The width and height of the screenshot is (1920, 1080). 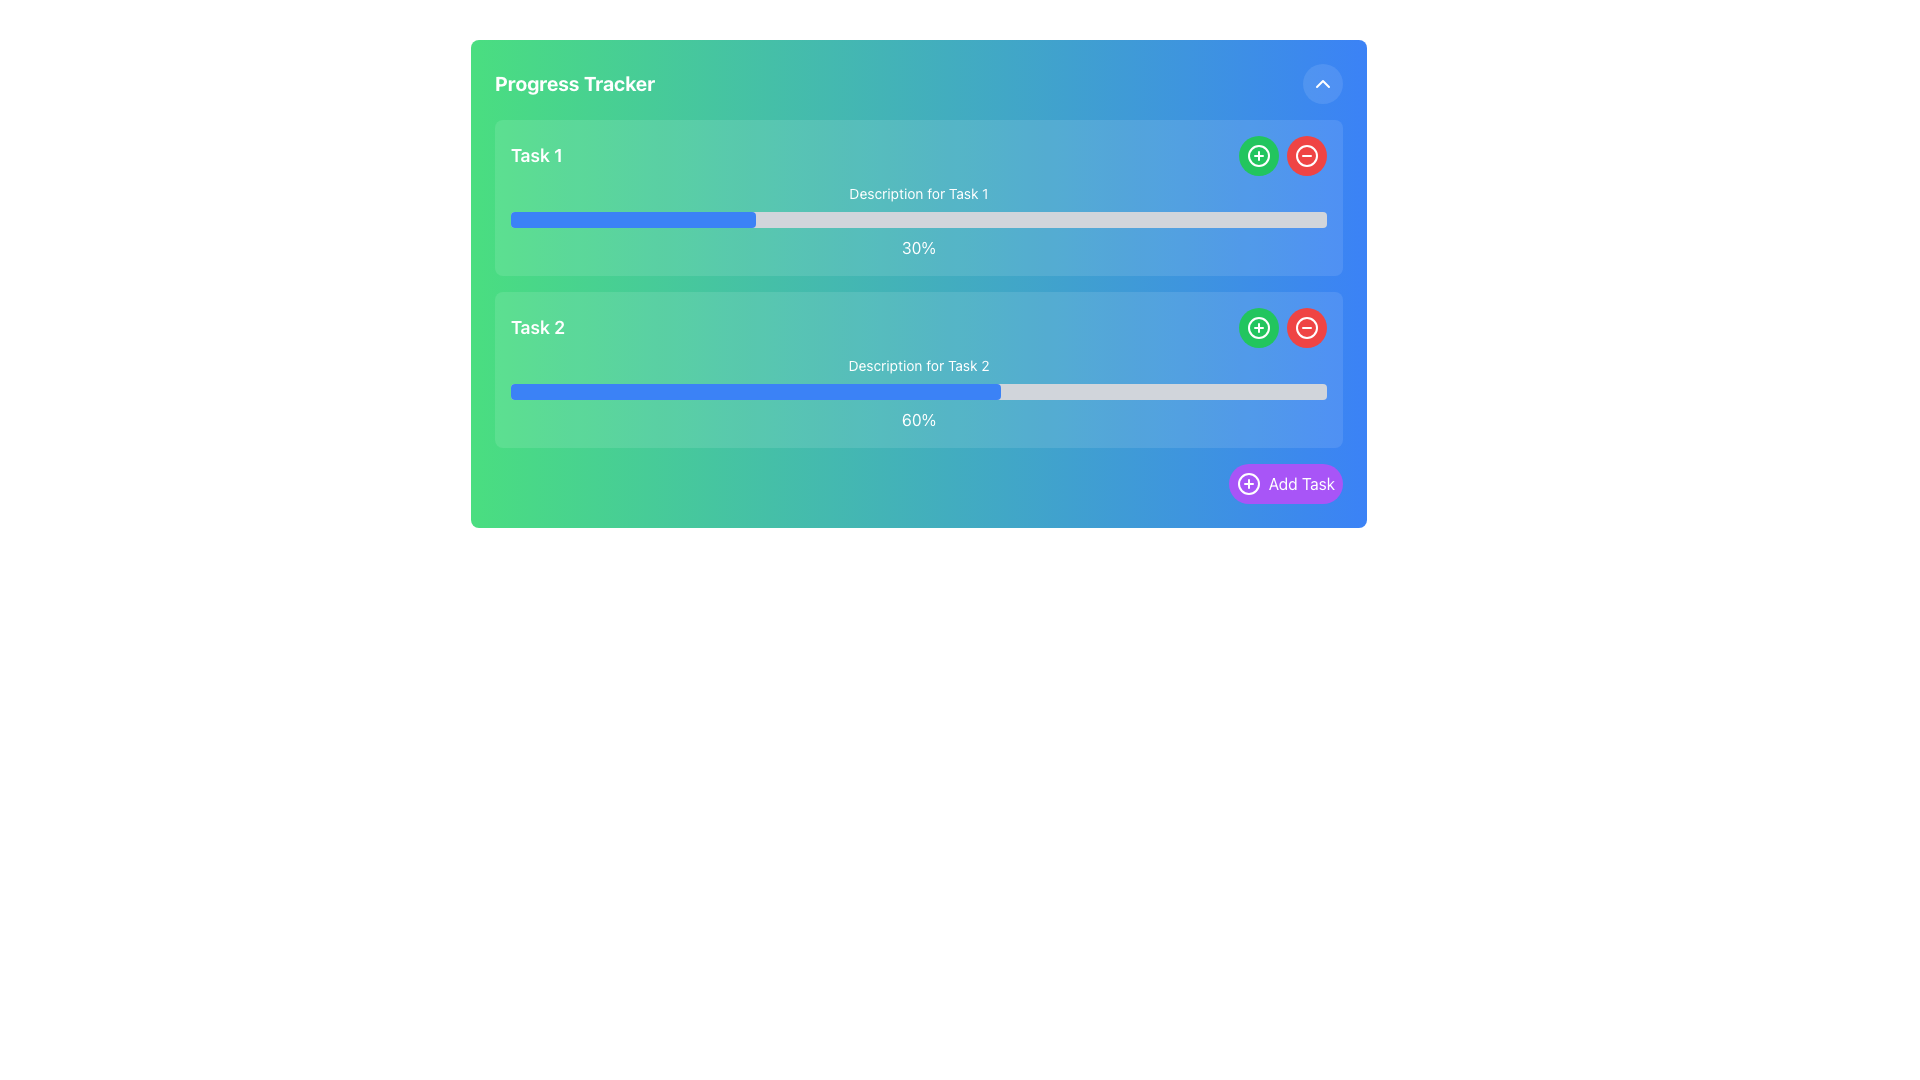 What do you see at coordinates (1306, 326) in the screenshot?
I see `the button for removing or decrementing tasks in the middle-right section of the second task row in the Progress Tracker interface` at bounding box center [1306, 326].